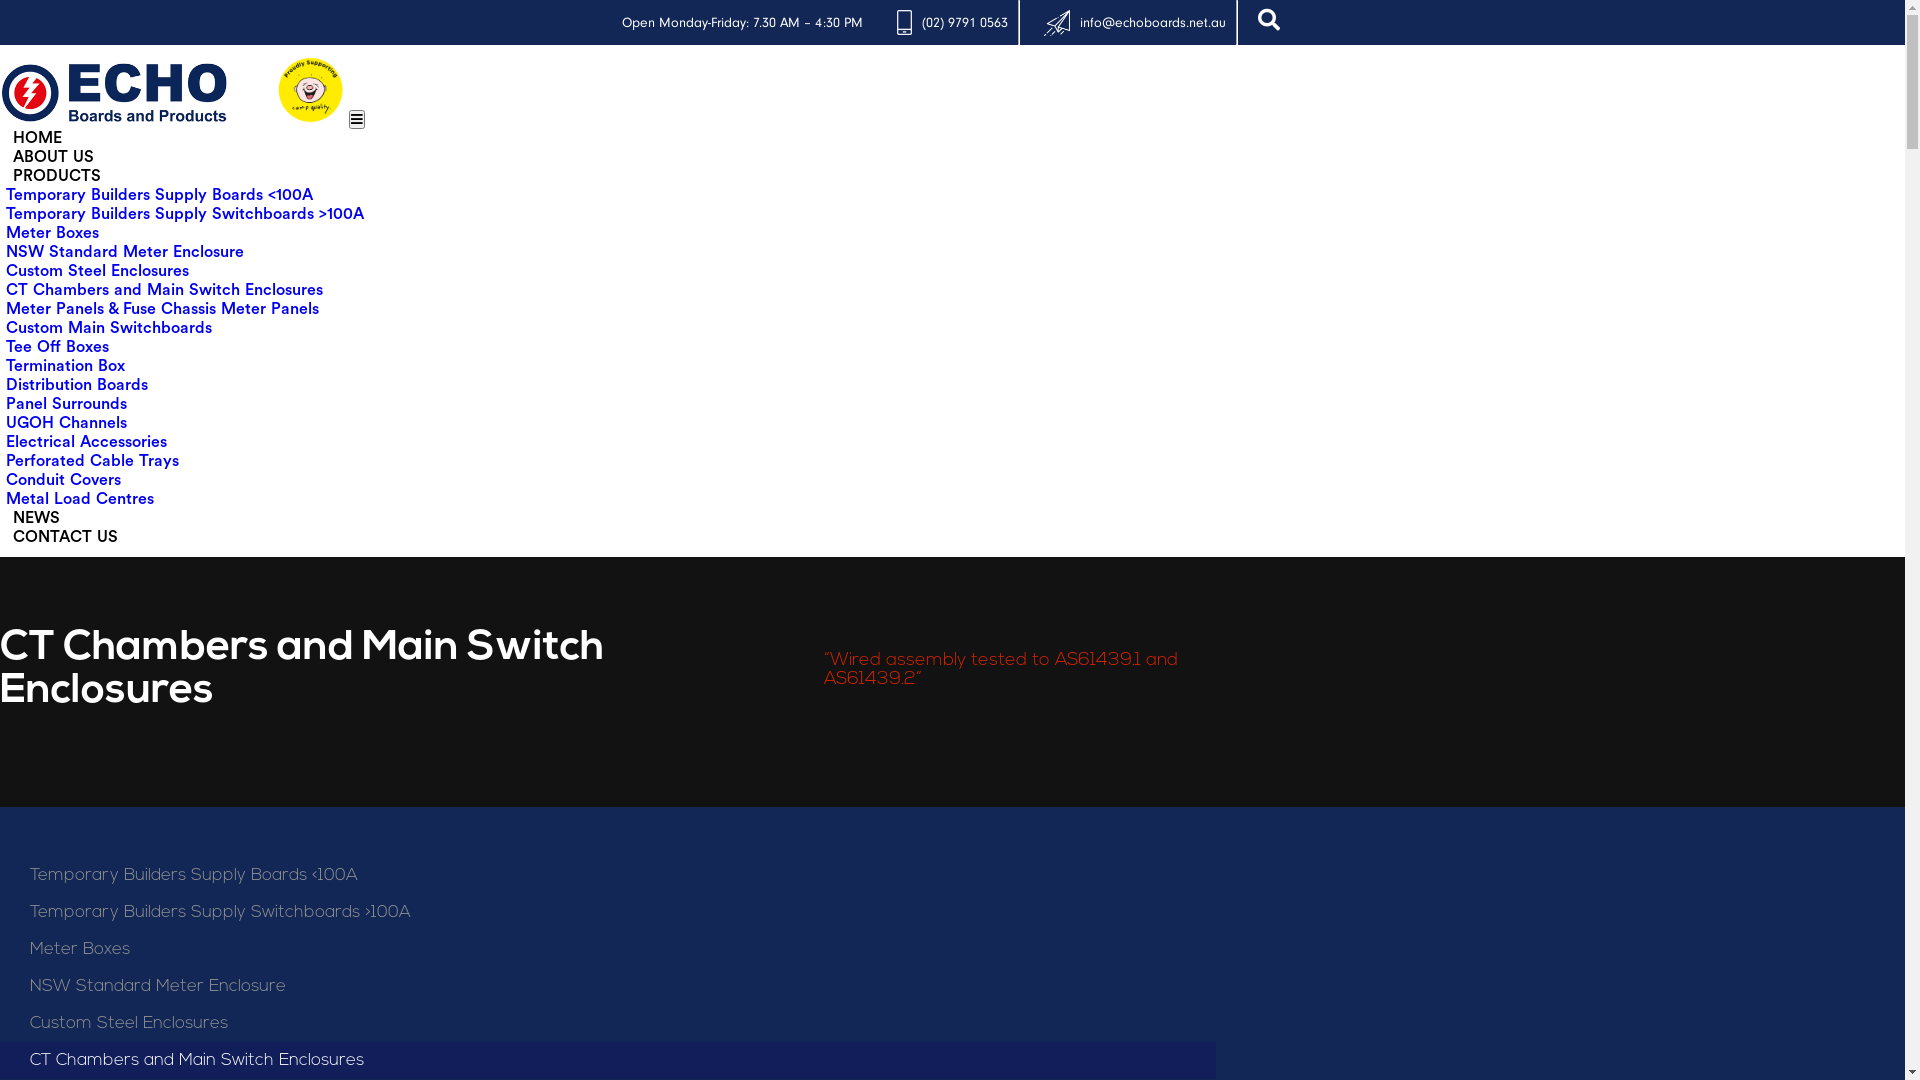  I want to click on 'Electrical Accessories', so click(5, 441).